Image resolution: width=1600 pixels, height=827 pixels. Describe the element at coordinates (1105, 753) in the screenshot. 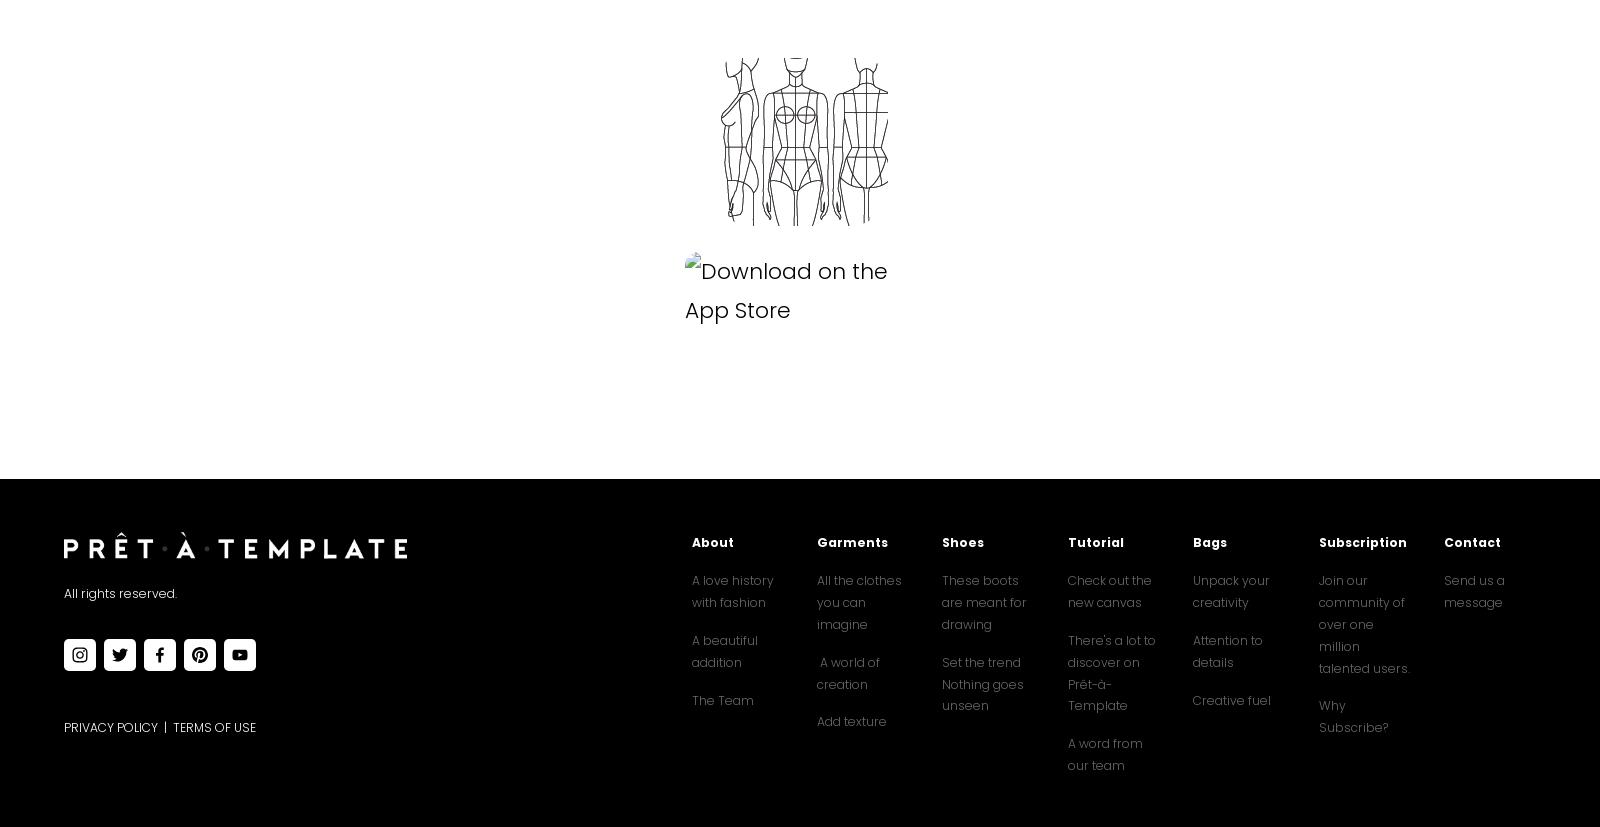

I see `'A word from our team'` at that location.